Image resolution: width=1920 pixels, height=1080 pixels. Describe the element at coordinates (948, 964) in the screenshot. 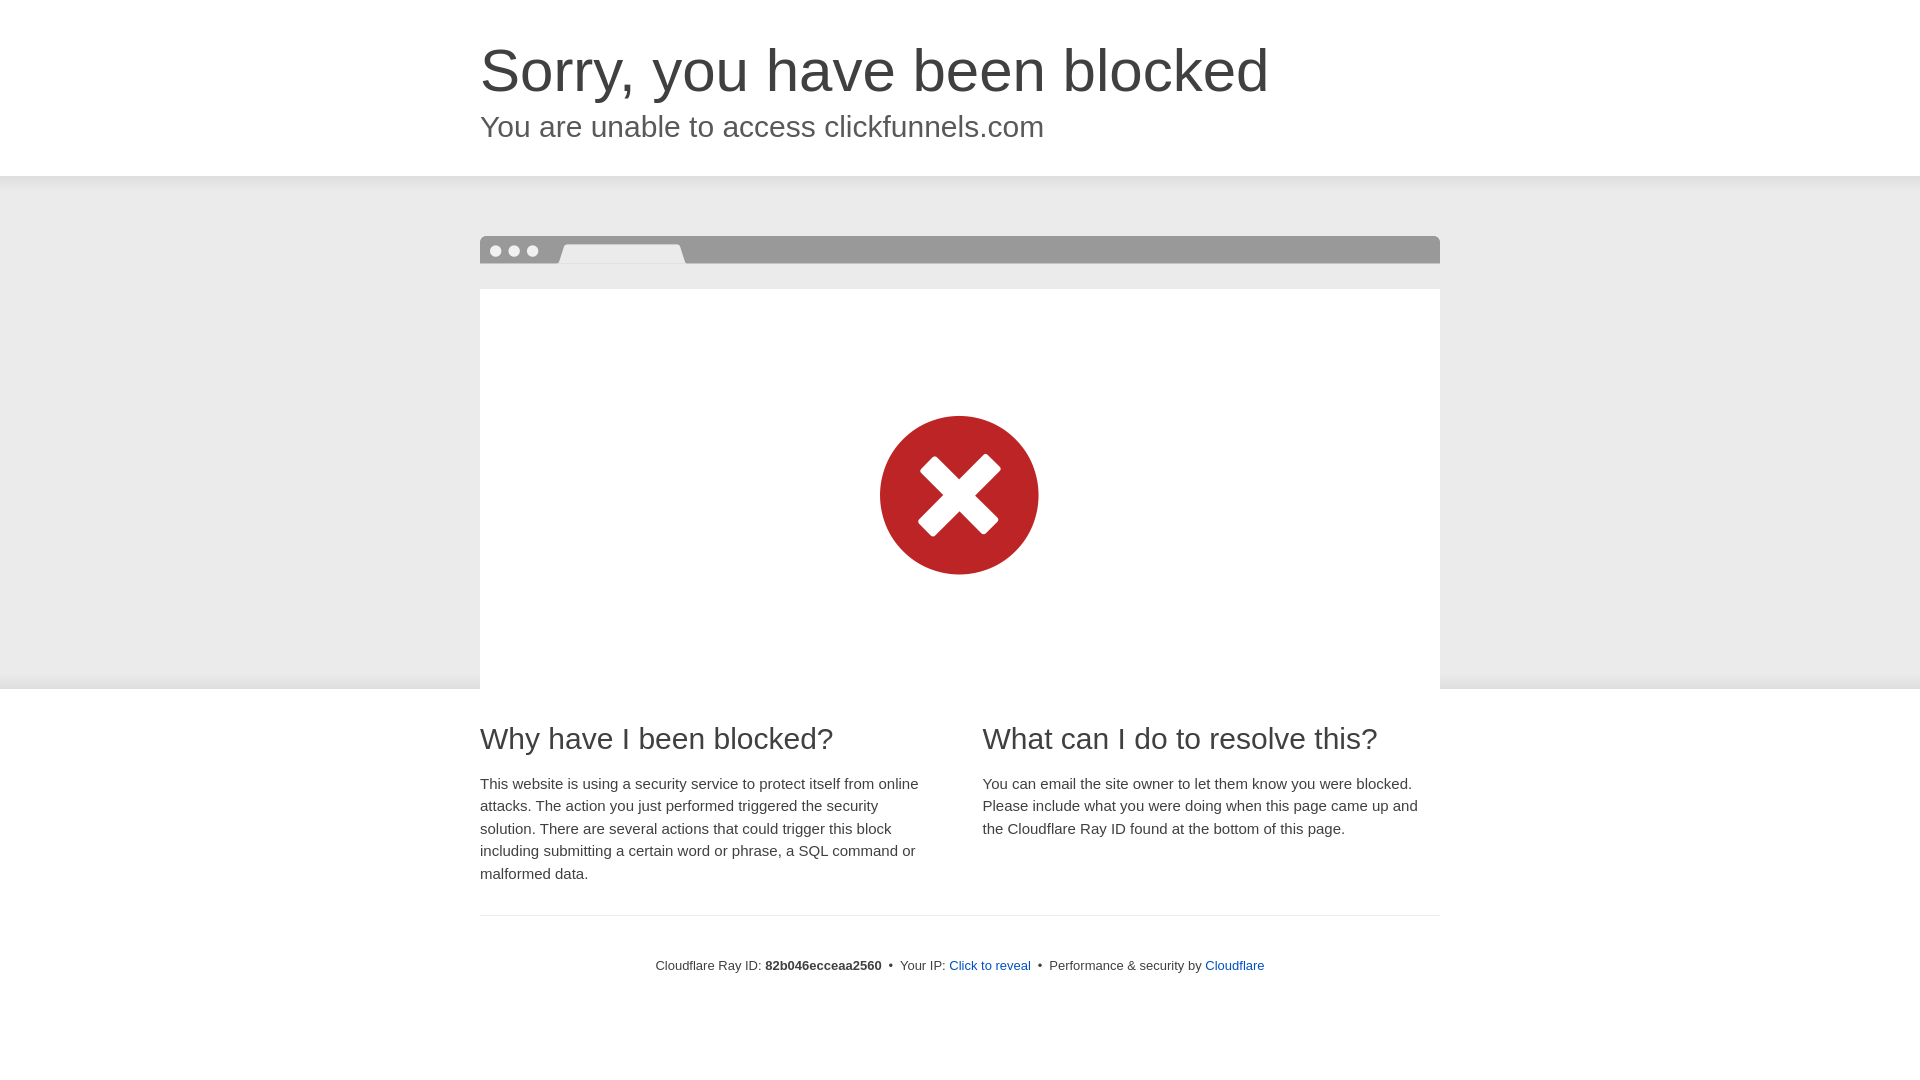

I see `'Click to reveal'` at that location.